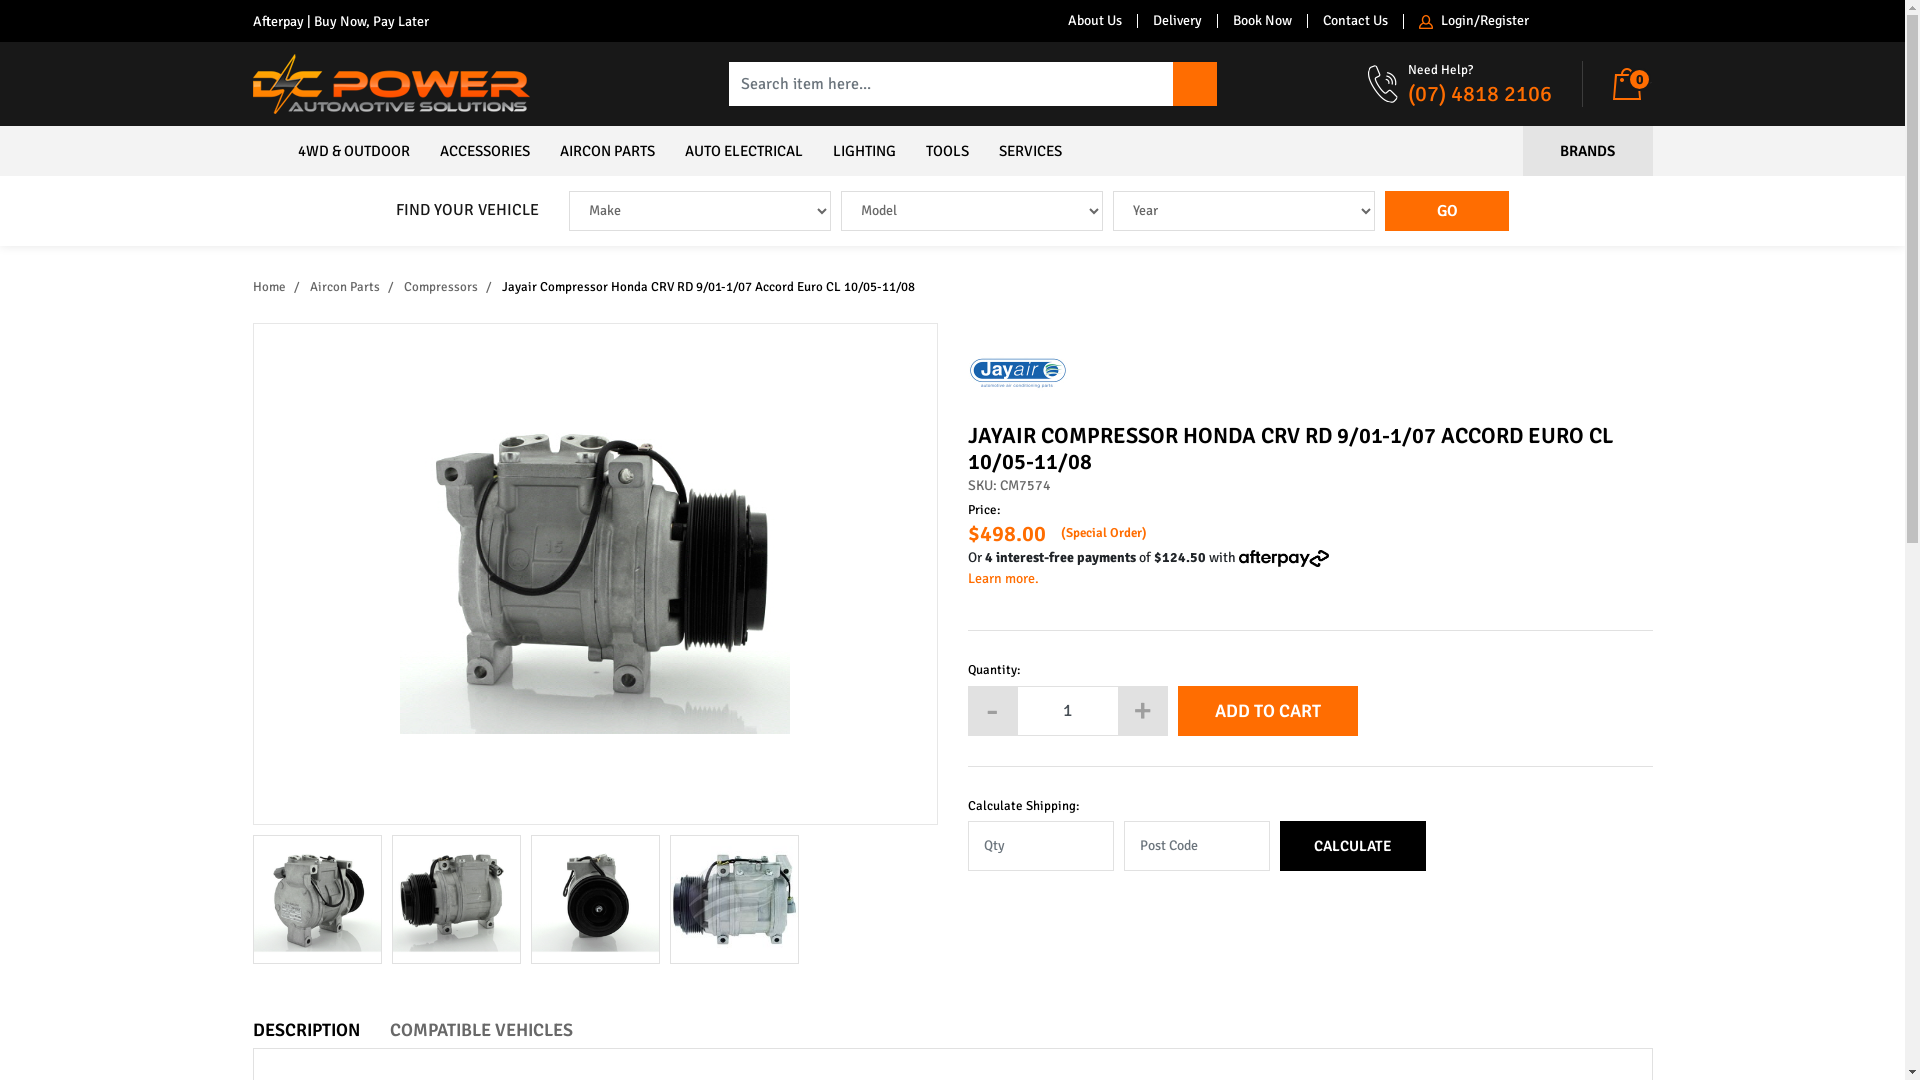  I want to click on 'Search', so click(1195, 83).